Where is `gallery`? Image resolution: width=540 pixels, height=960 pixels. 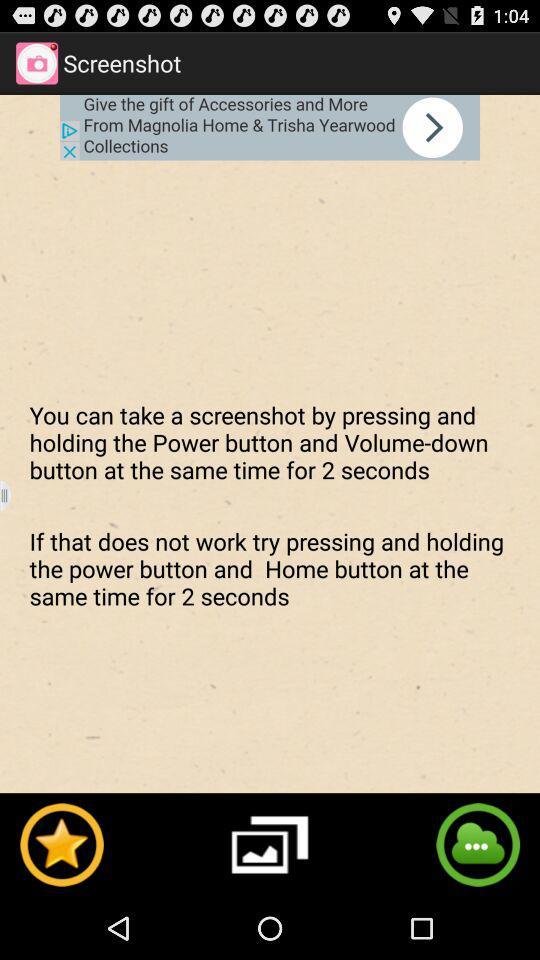
gallery is located at coordinates (270, 843).